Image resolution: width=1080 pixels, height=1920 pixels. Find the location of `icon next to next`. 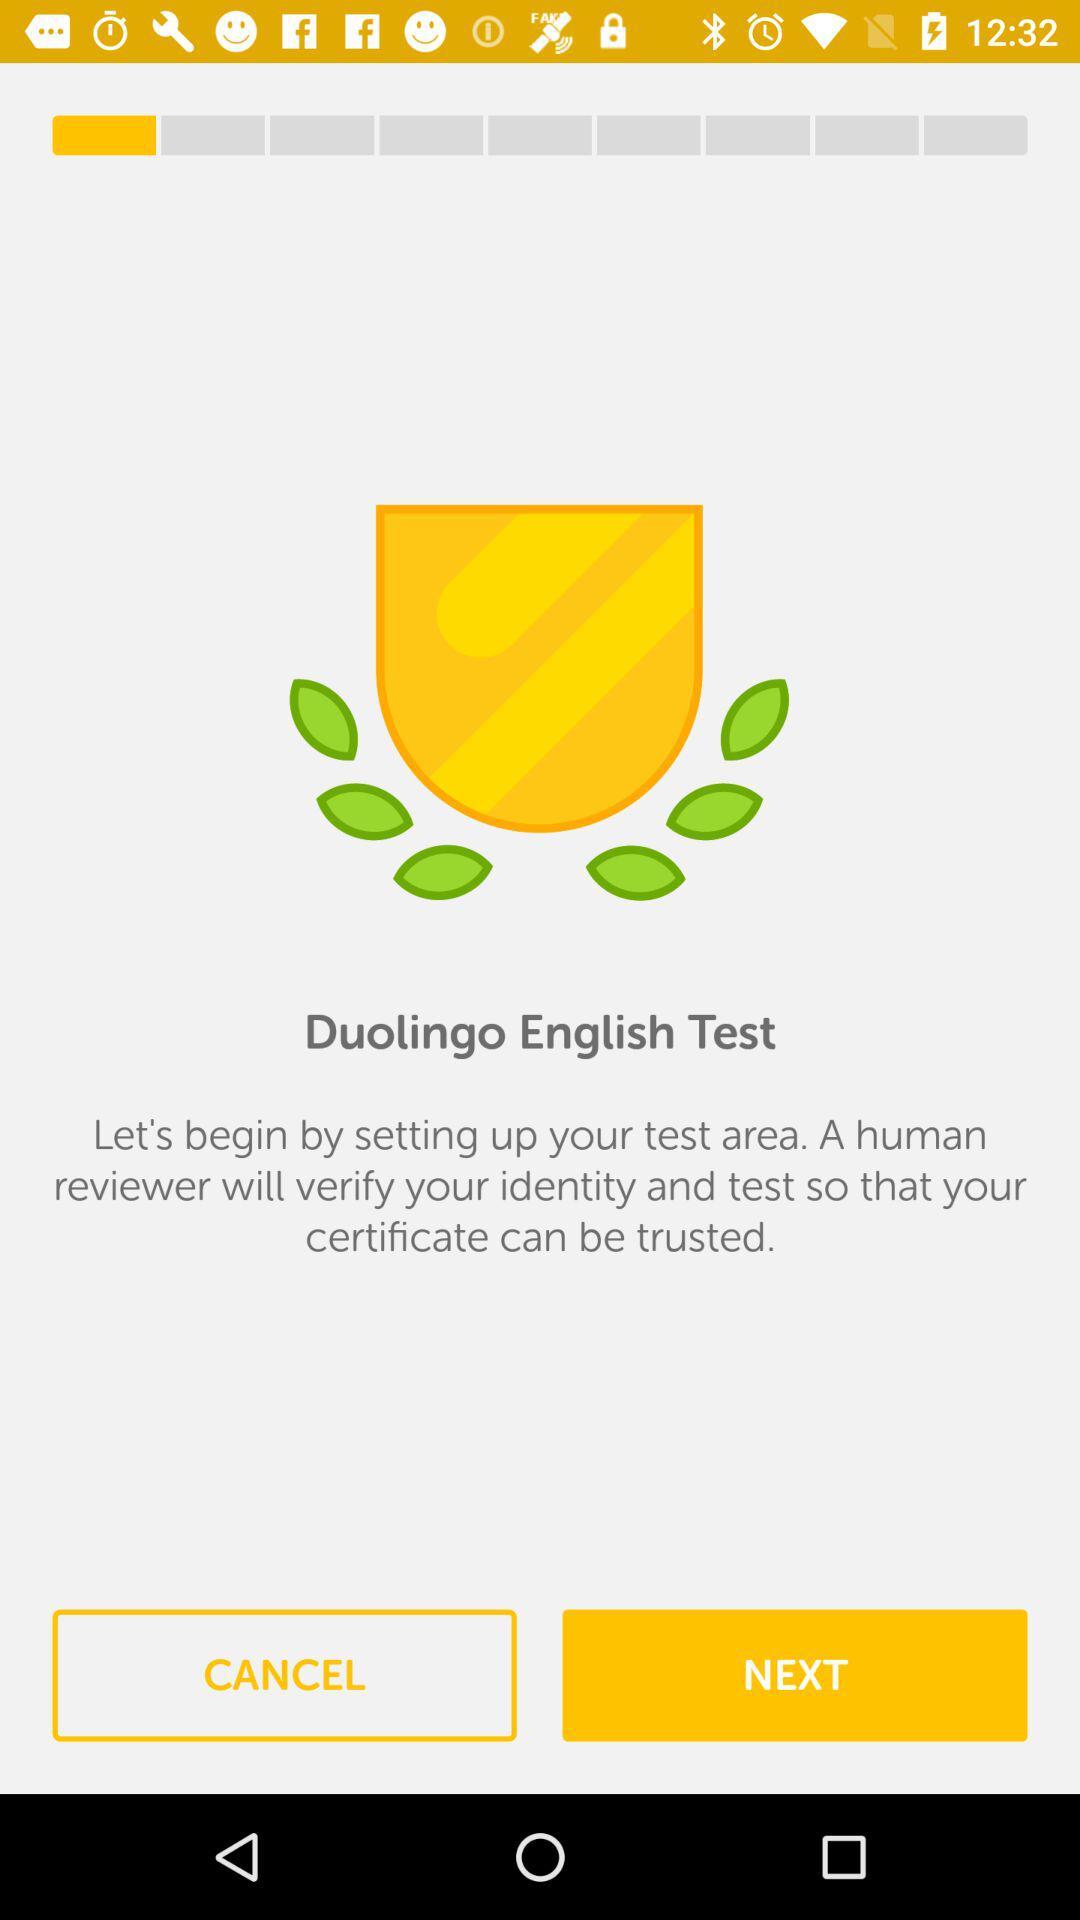

icon next to next is located at coordinates (284, 1675).